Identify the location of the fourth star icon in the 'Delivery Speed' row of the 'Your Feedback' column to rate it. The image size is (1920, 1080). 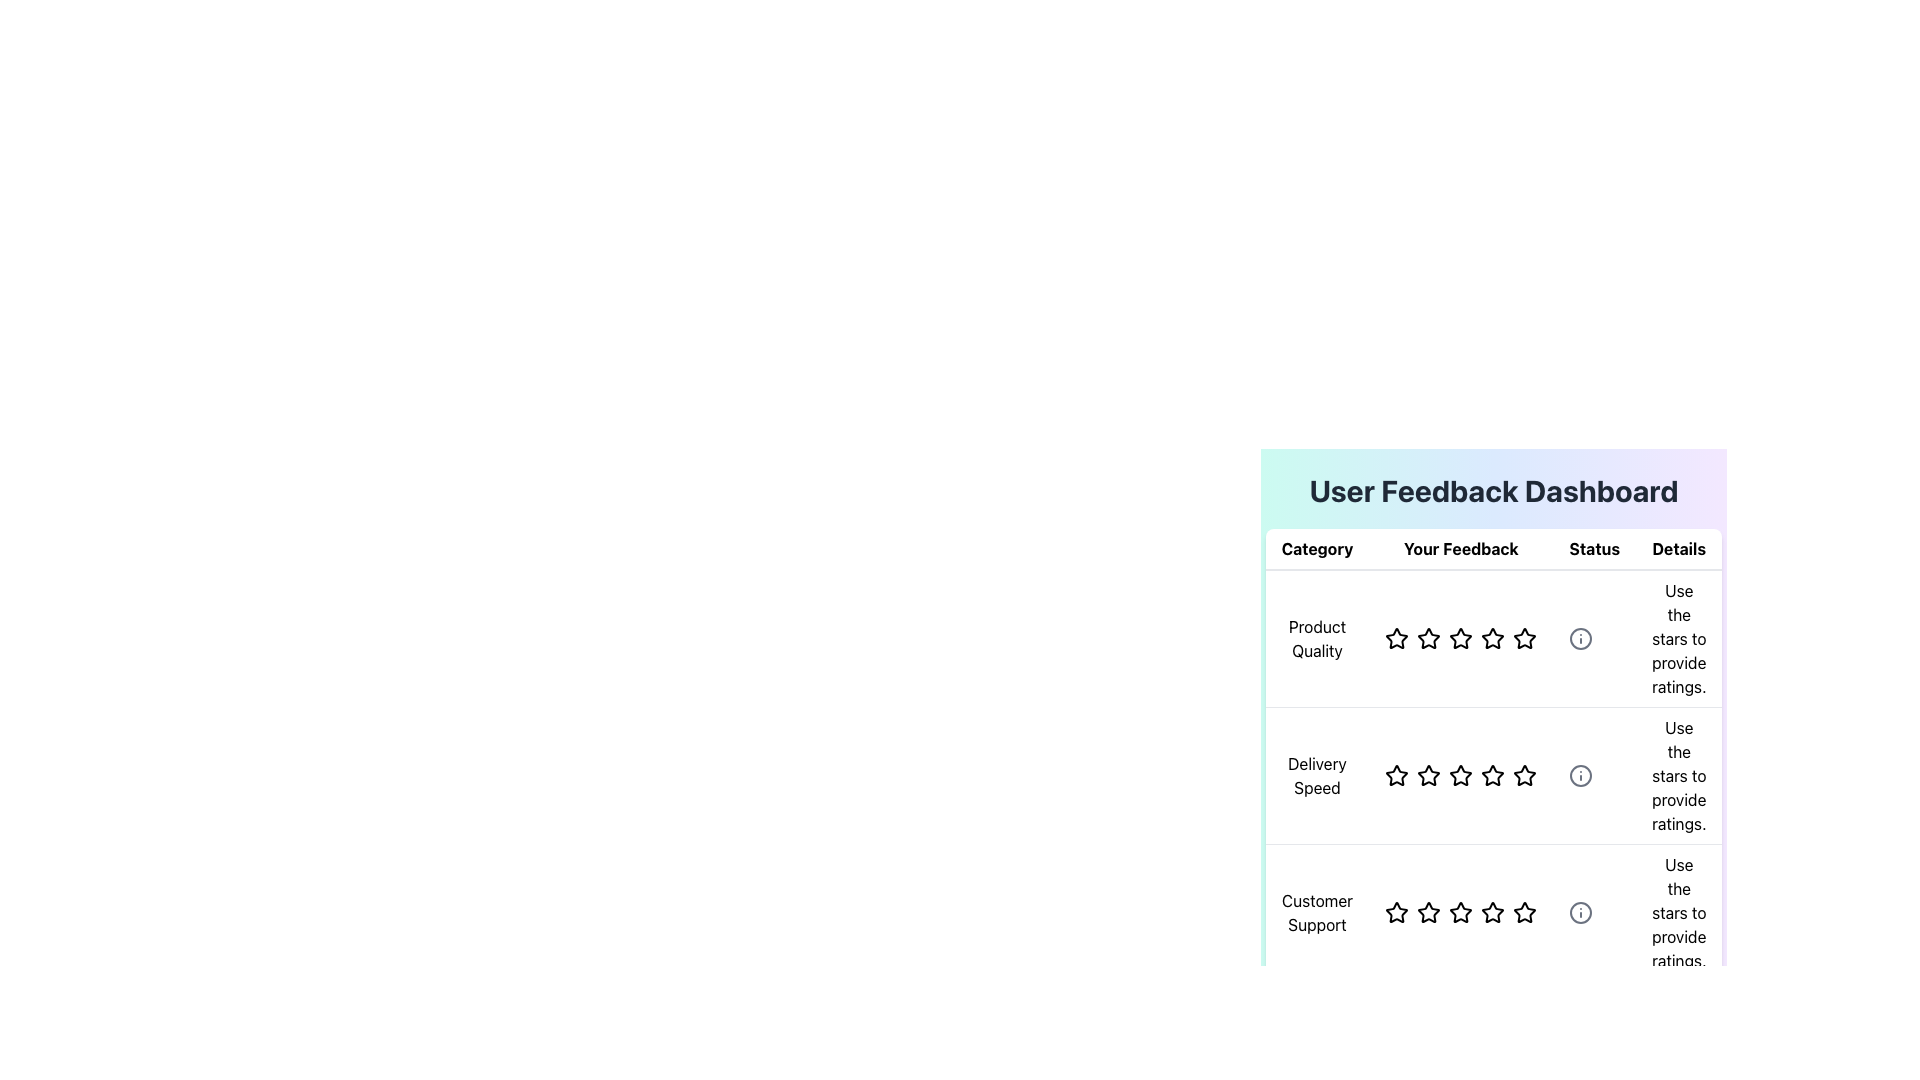
(1493, 774).